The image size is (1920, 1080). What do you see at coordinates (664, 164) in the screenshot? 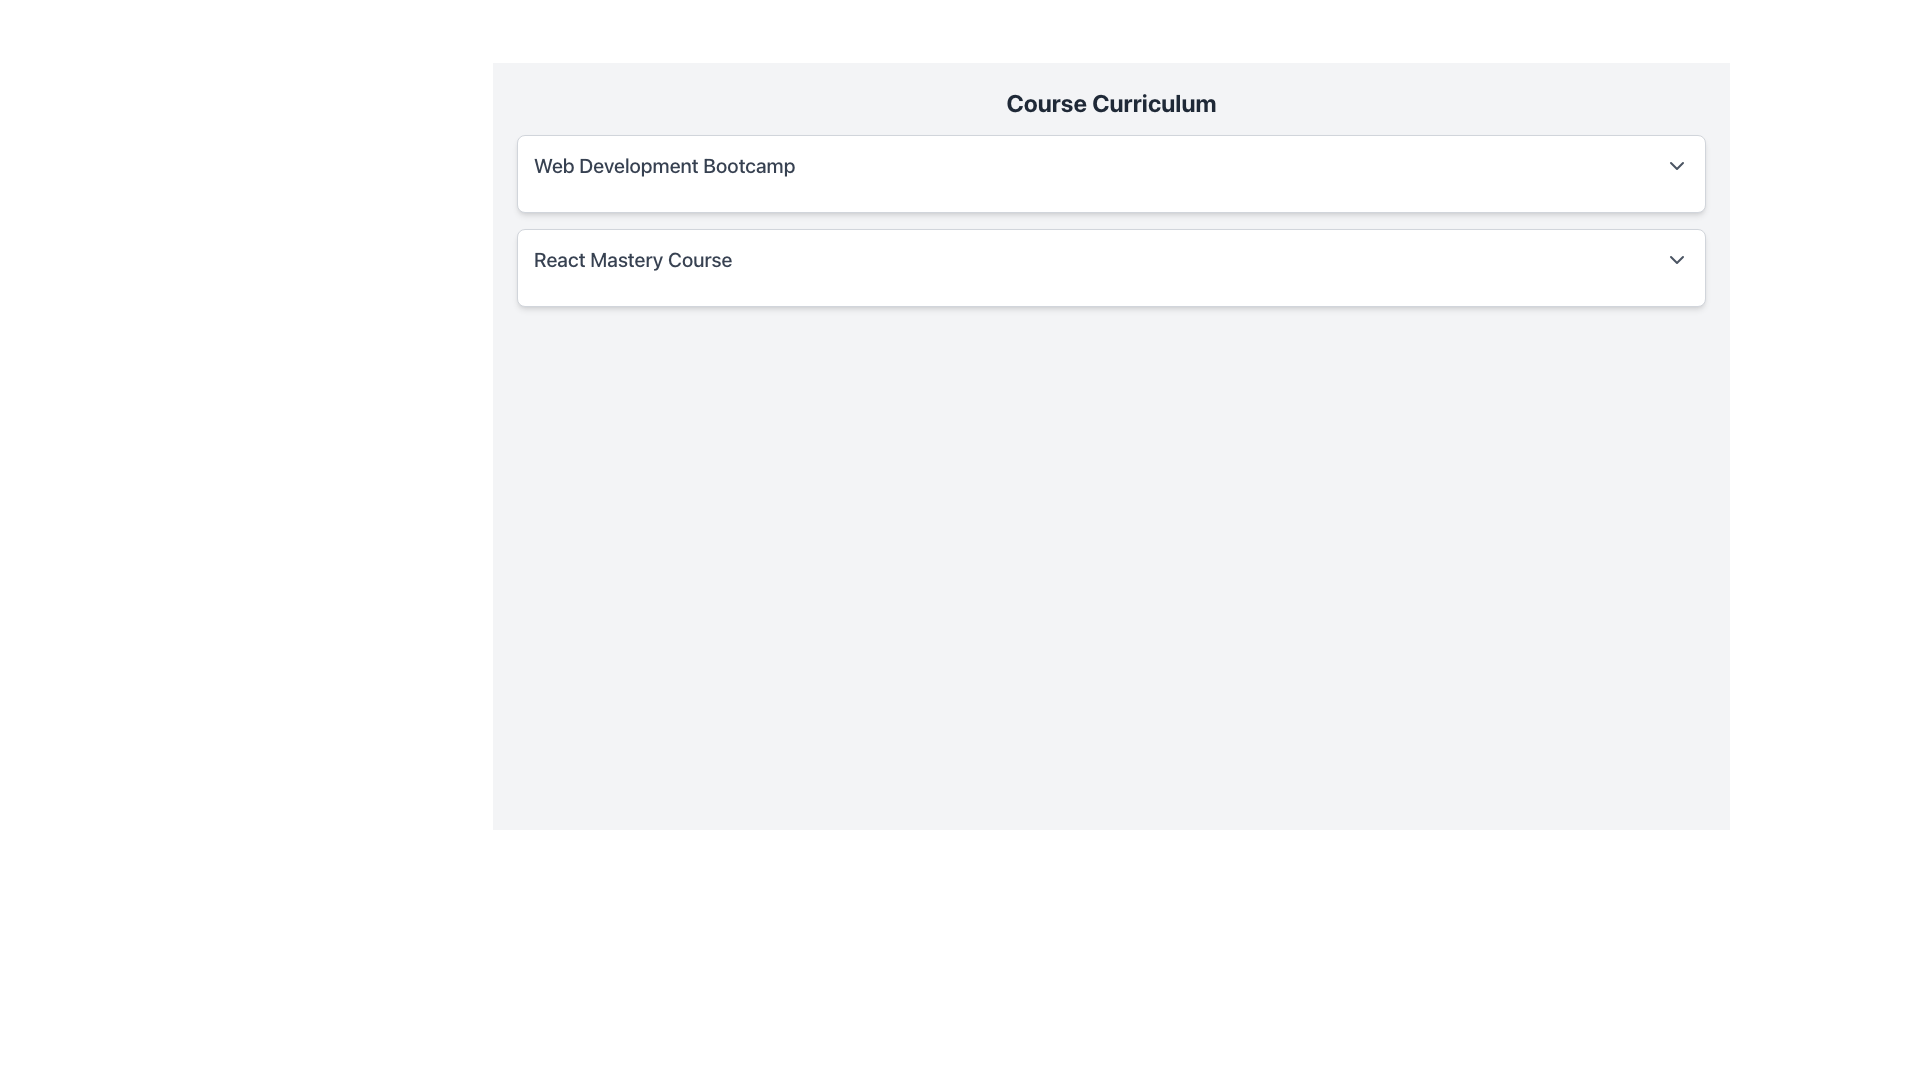
I see `the Text Label representing a course or module title located at the top section of a list` at bounding box center [664, 164].